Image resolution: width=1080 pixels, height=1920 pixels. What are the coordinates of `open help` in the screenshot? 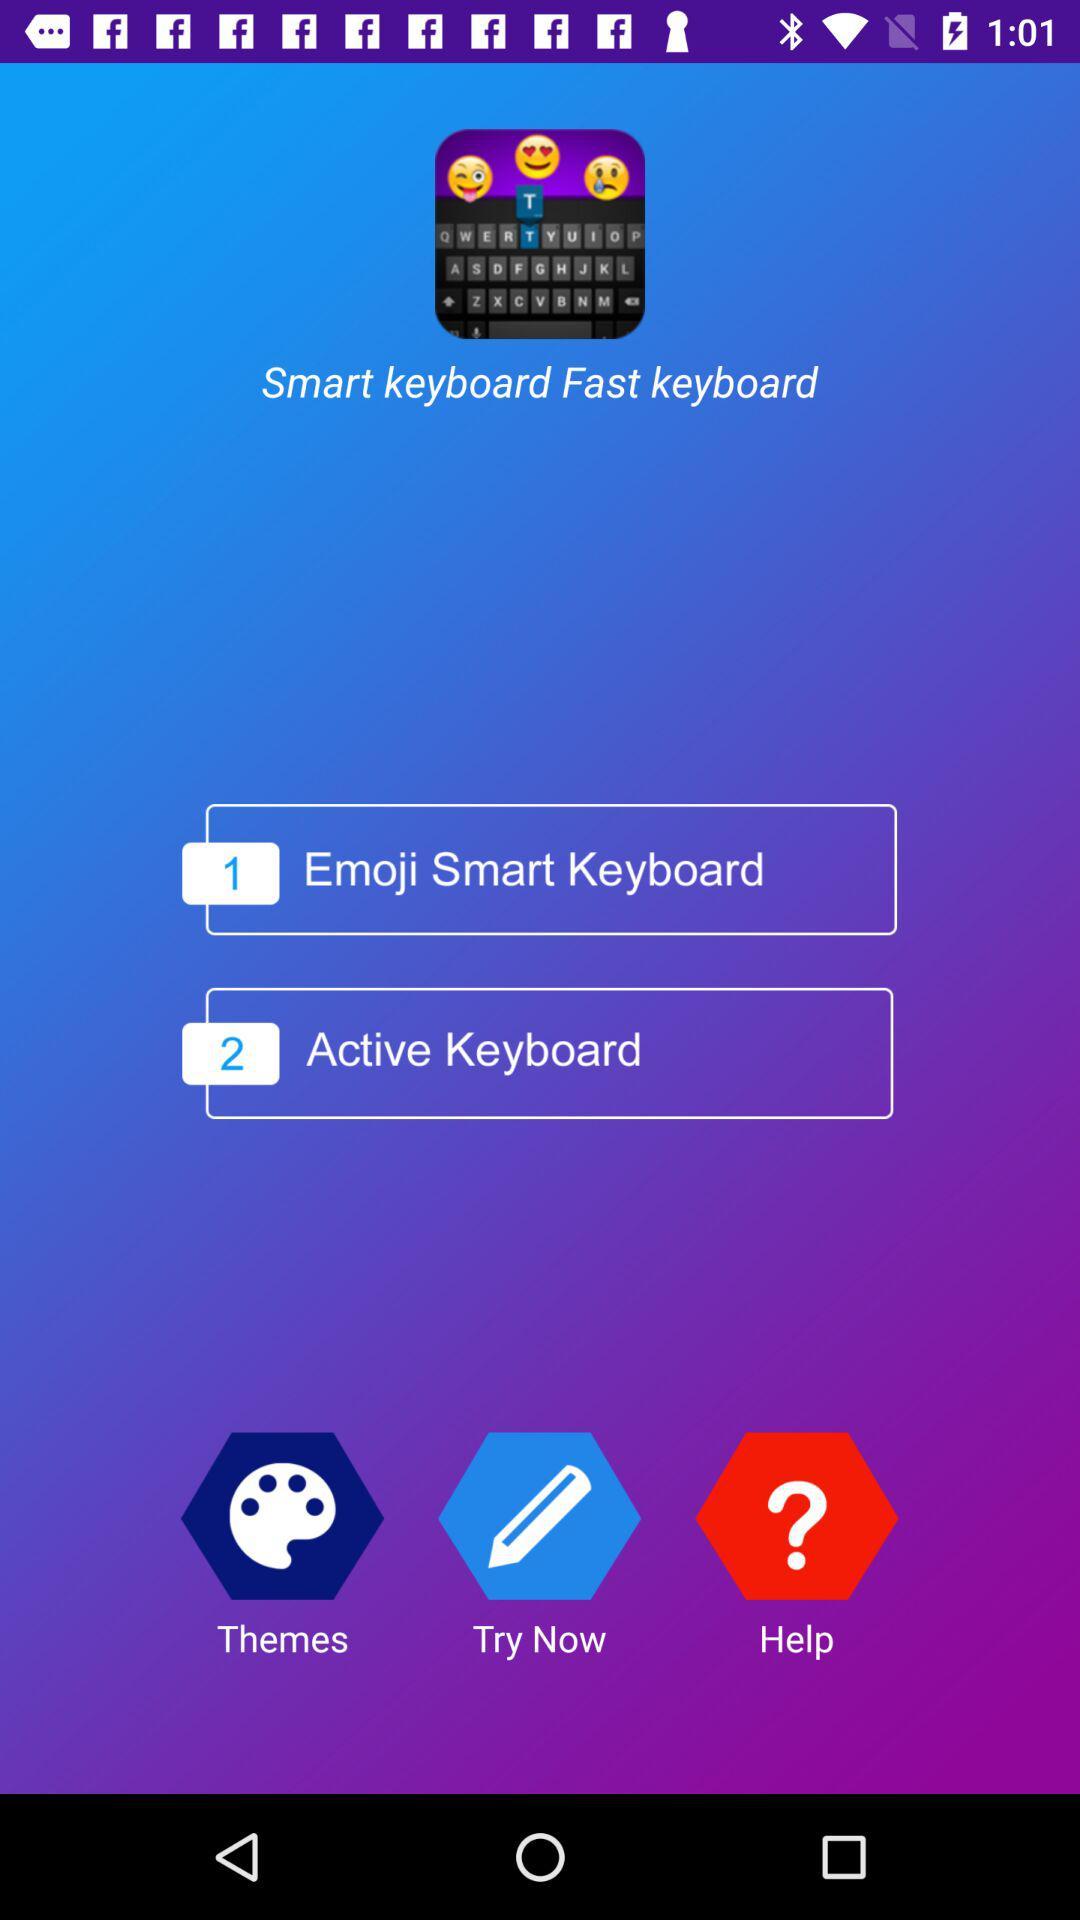 It's located at (795, 1516).